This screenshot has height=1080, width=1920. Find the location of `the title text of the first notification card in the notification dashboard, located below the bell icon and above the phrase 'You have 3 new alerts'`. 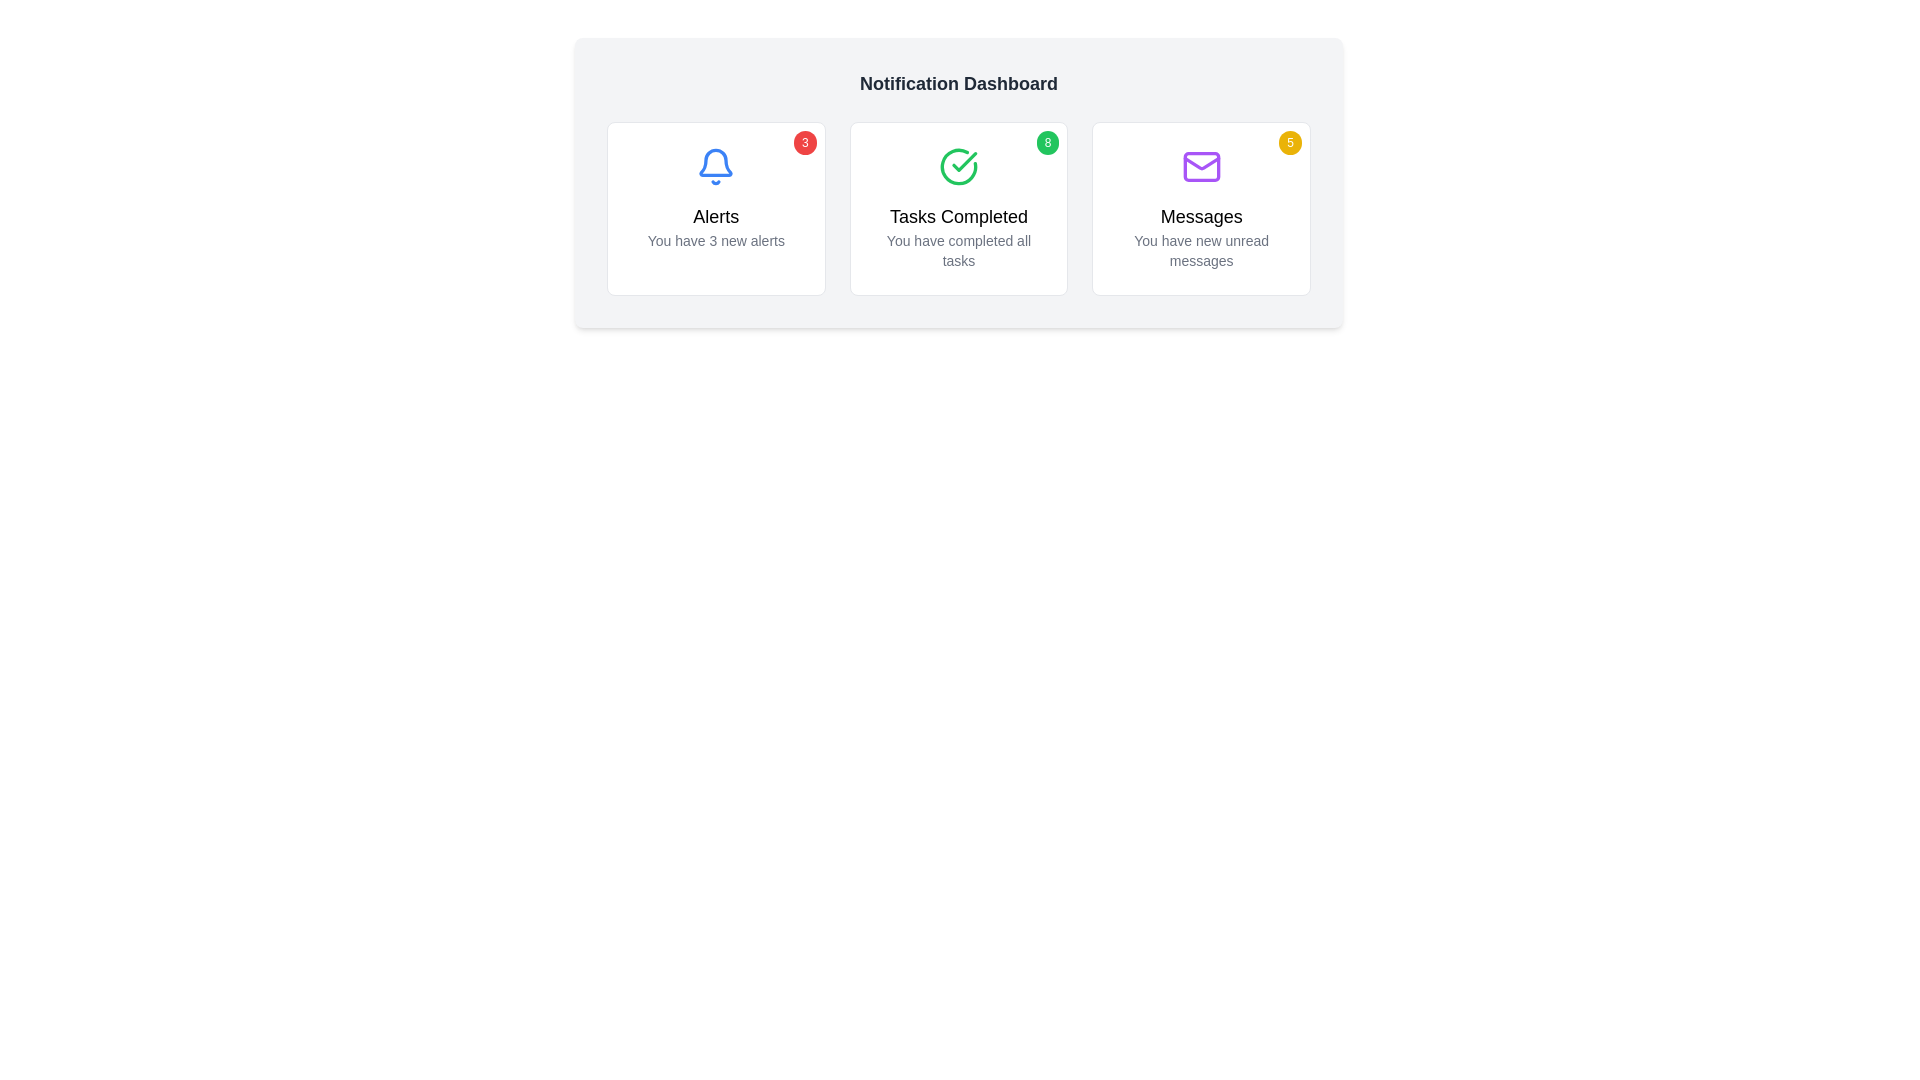

the title text of the first notification card in the notification dashboard, located below the bell icon and above the phrase 'You have 3 new alerts' is located at coordinates (716, 216).